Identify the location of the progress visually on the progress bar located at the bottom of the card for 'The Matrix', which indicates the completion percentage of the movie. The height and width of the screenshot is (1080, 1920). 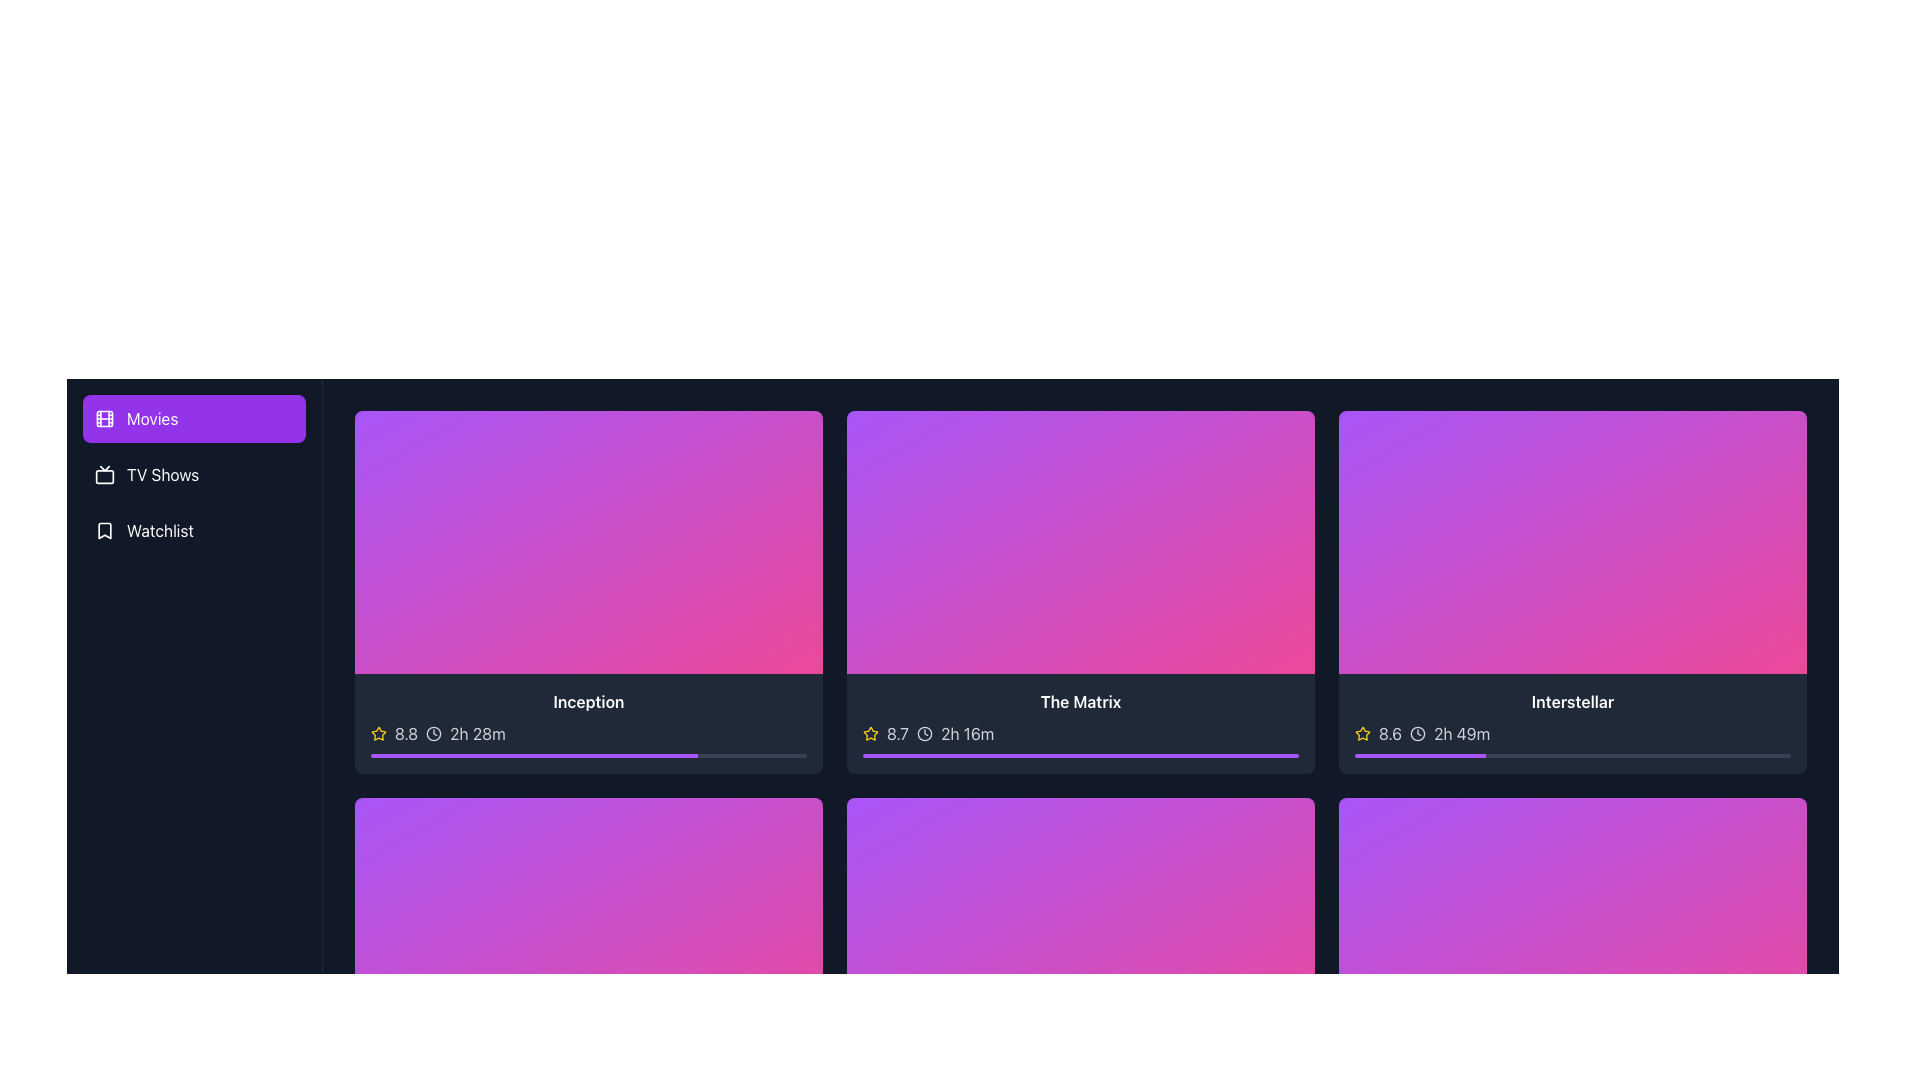
(1079, 756).